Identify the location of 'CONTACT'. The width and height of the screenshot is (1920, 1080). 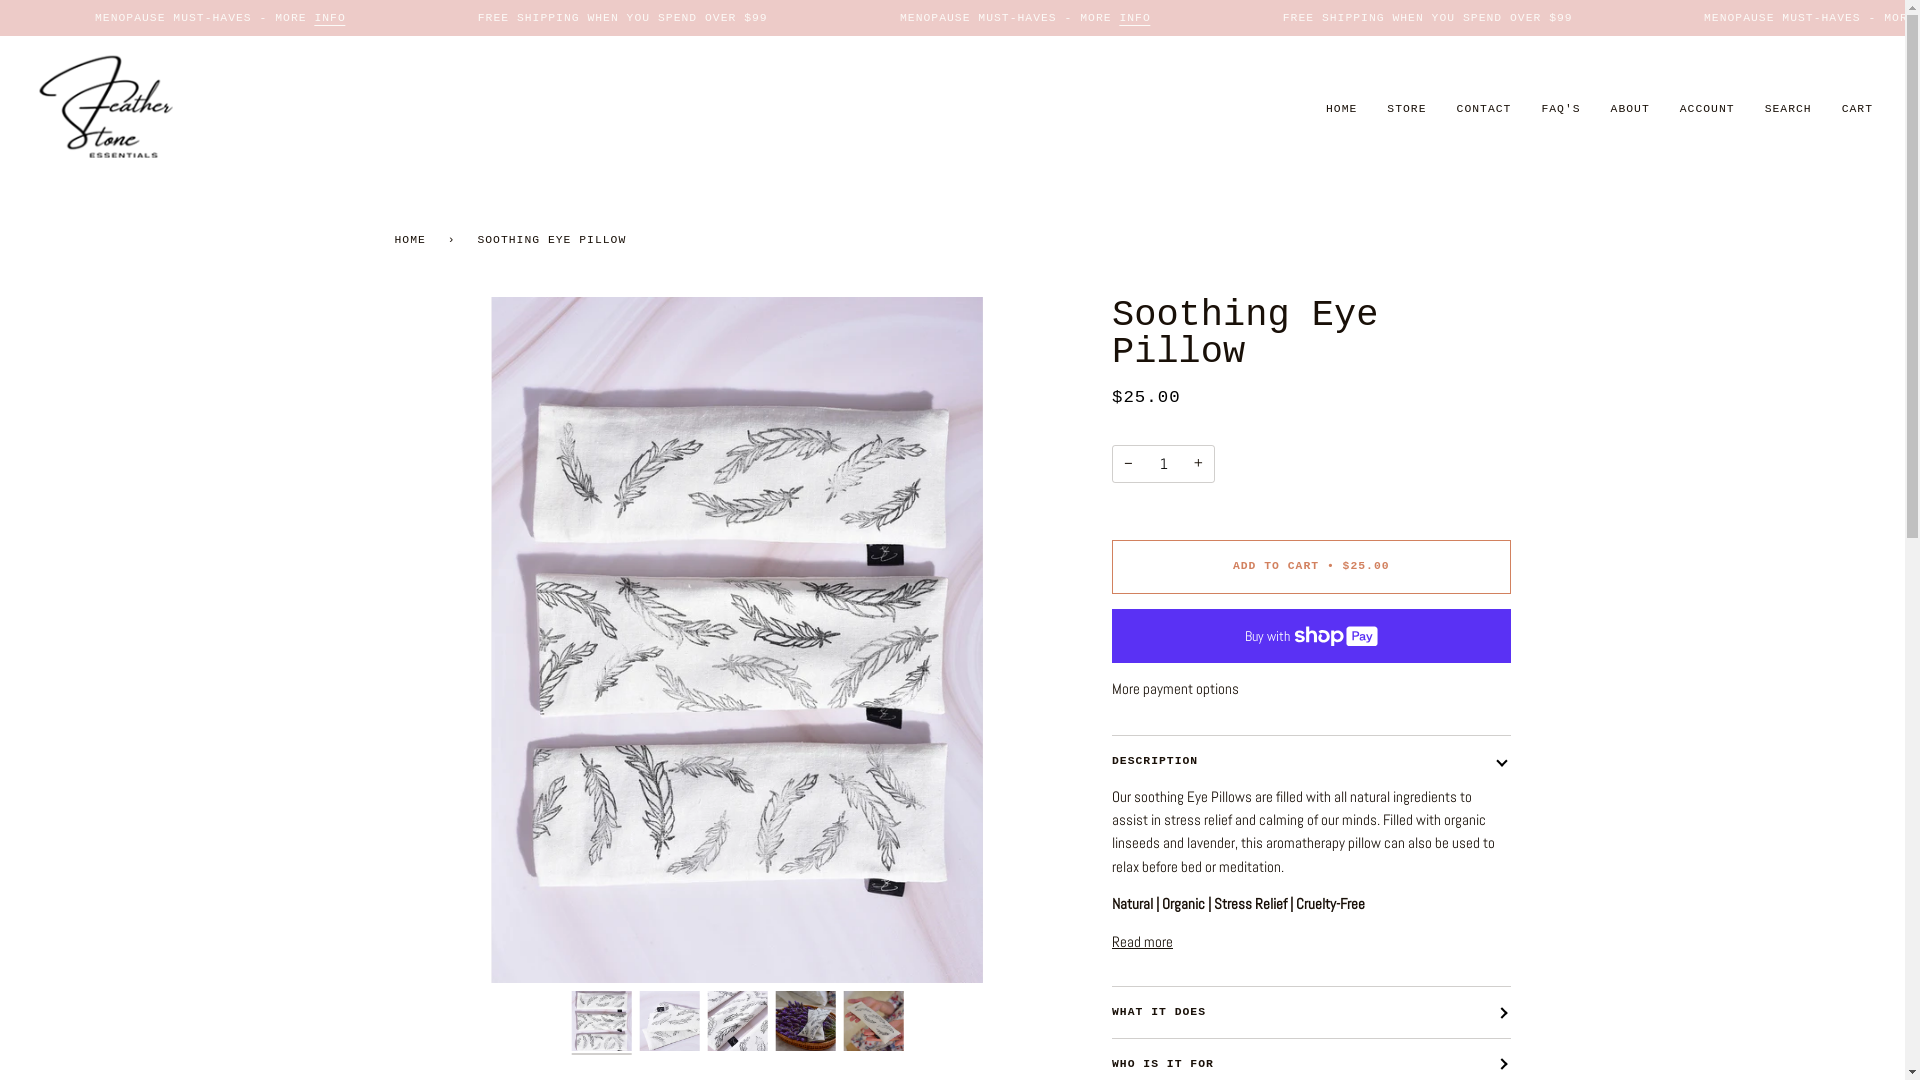
(1484, 108).